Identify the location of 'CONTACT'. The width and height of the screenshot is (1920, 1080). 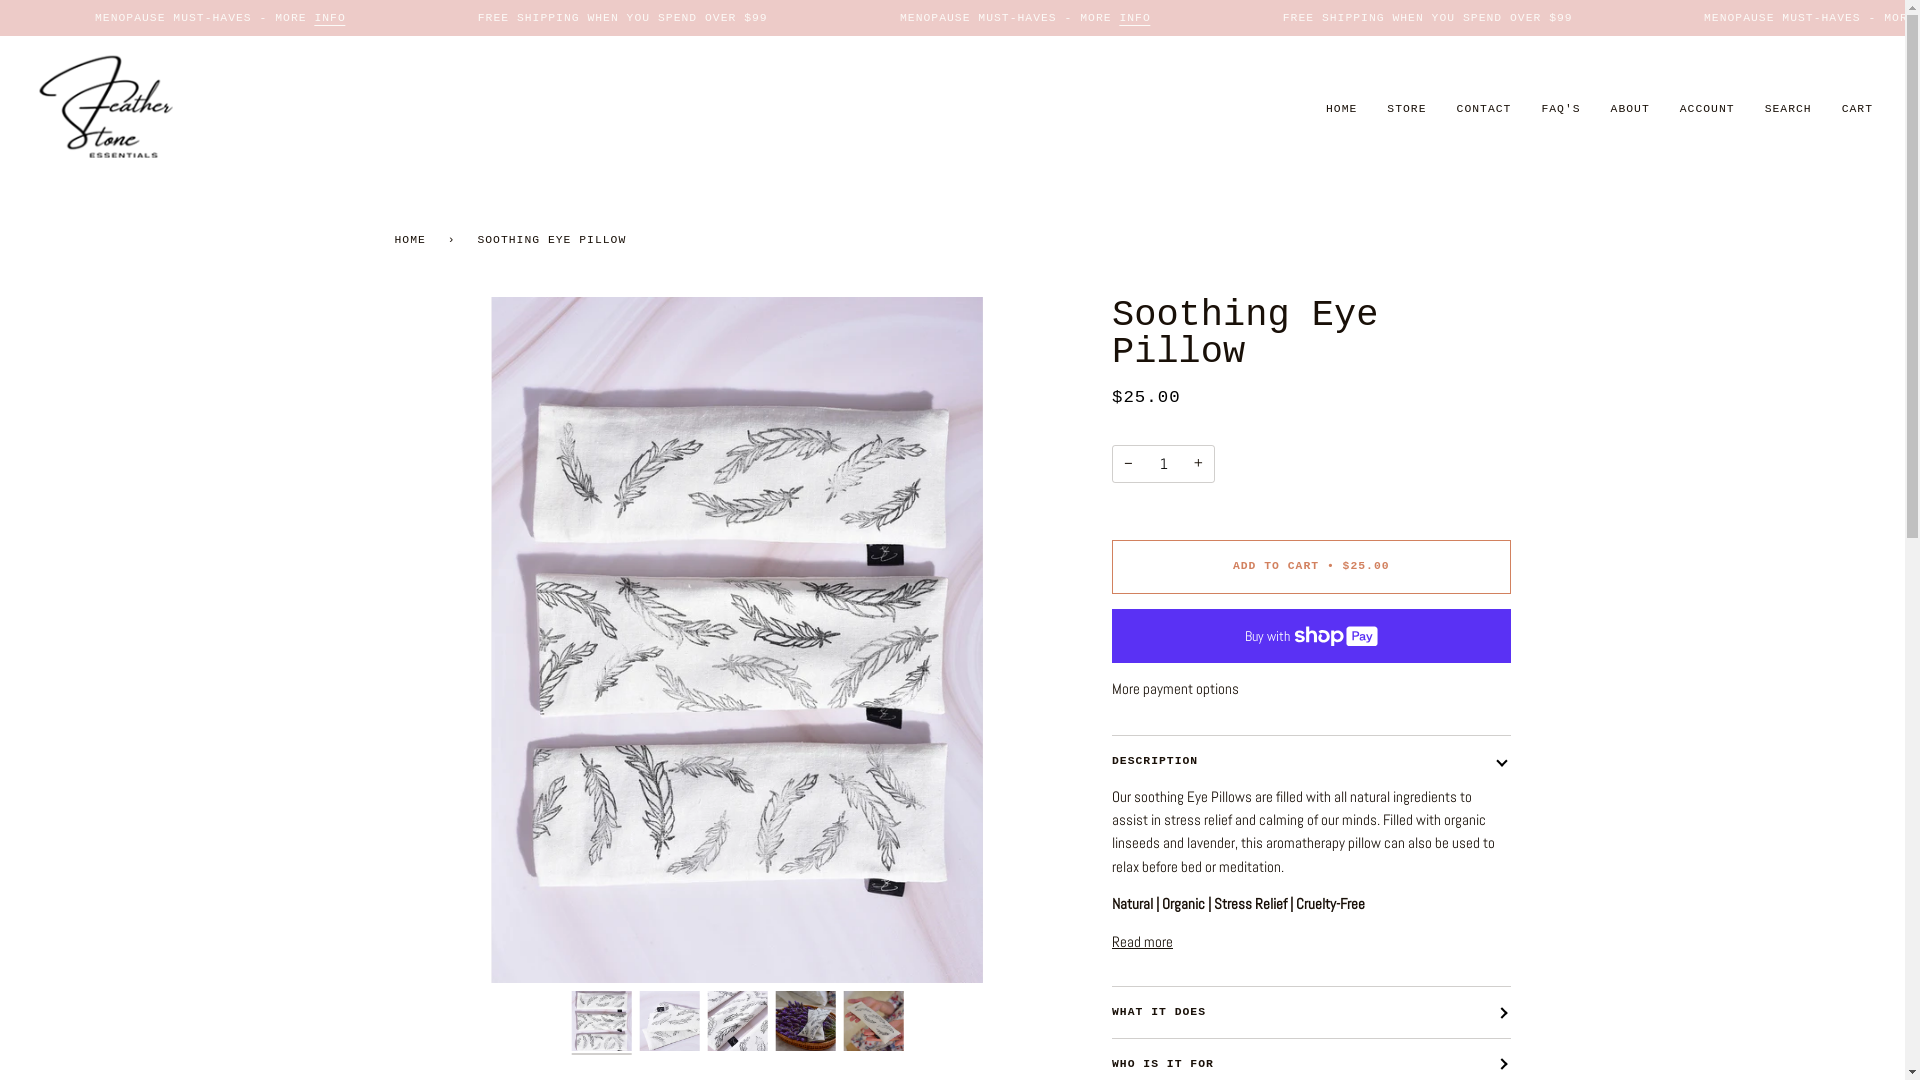
(1484, 108).